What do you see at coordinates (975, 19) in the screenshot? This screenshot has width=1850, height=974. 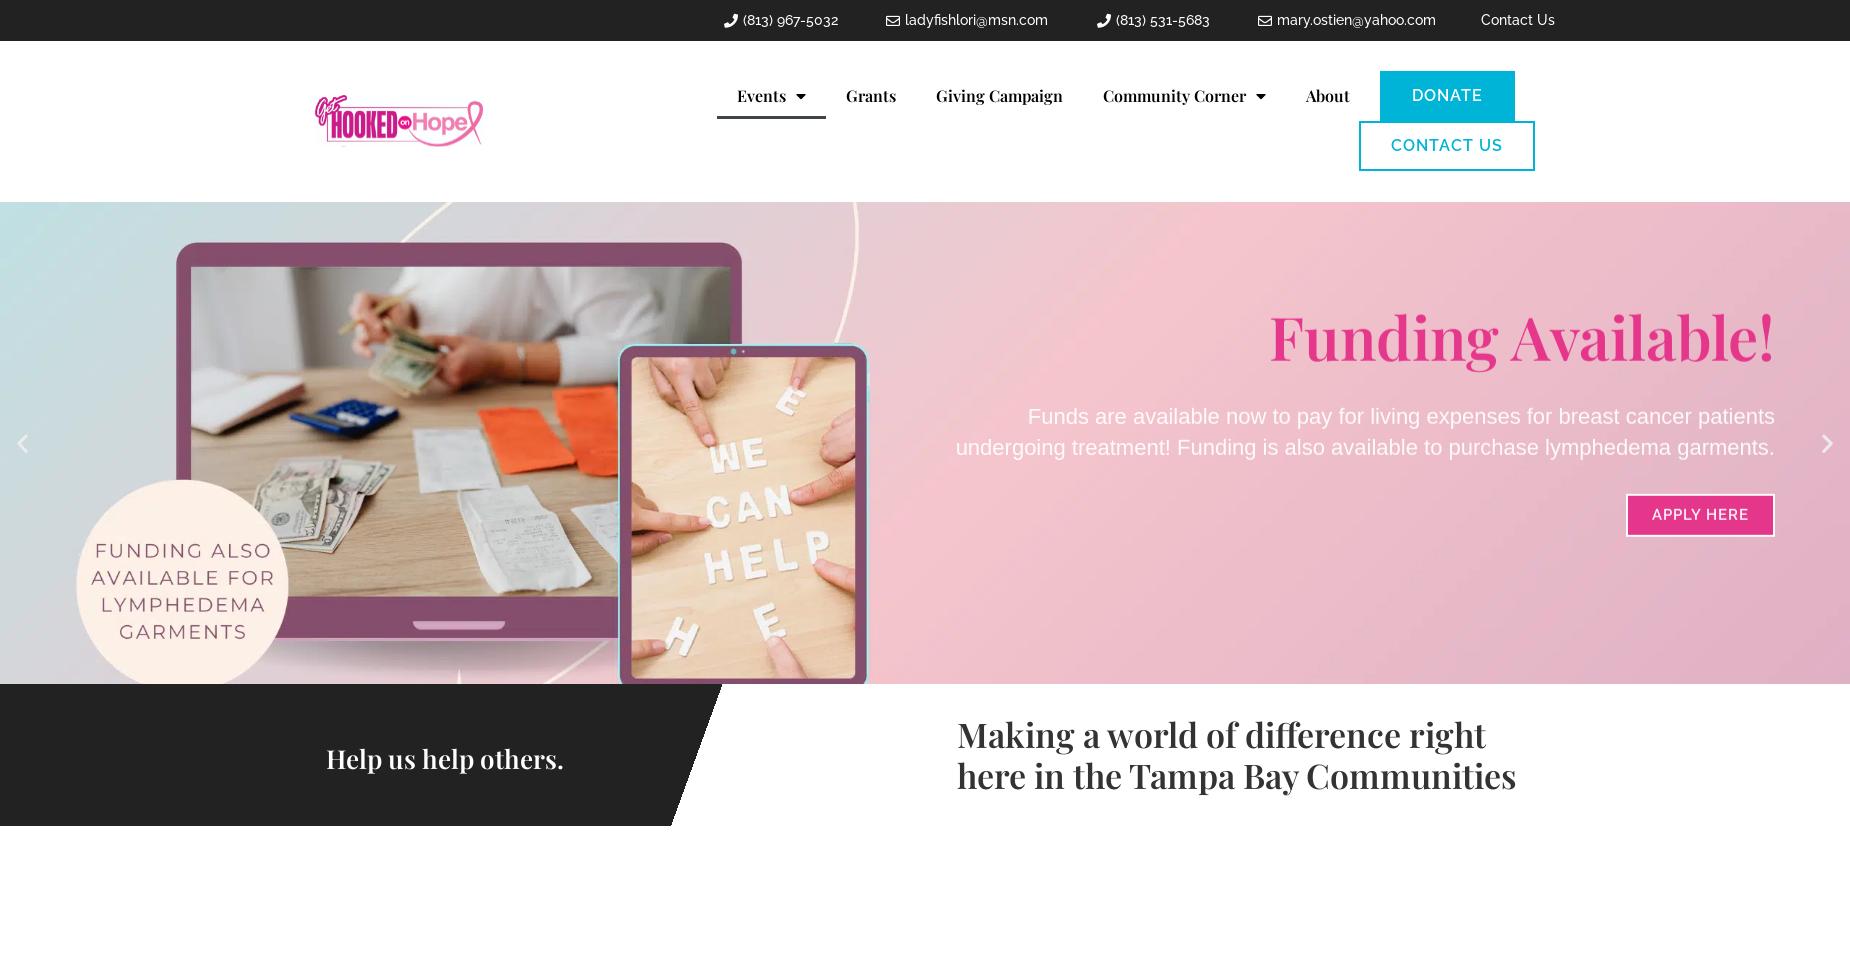 I see `'ladyfishlori@msn.com'` at bounding box center [975, 19].